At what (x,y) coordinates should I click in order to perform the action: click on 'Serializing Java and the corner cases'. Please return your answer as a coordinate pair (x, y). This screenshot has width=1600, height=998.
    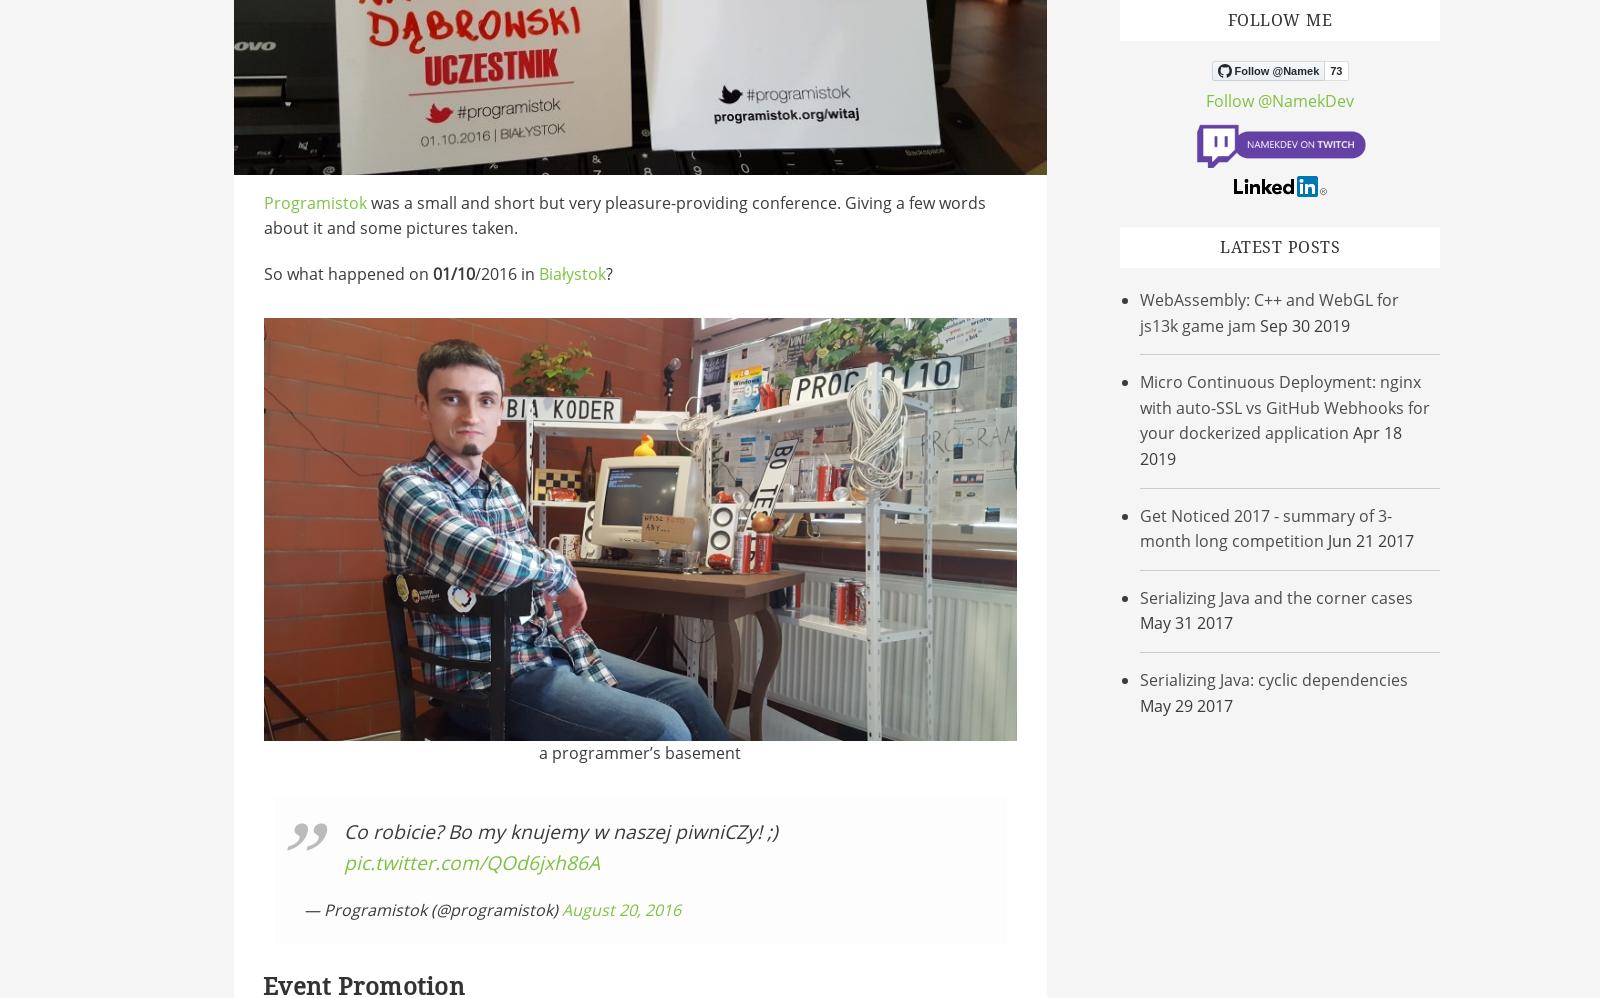
    Looking at the image, I should click on (1140, 596).